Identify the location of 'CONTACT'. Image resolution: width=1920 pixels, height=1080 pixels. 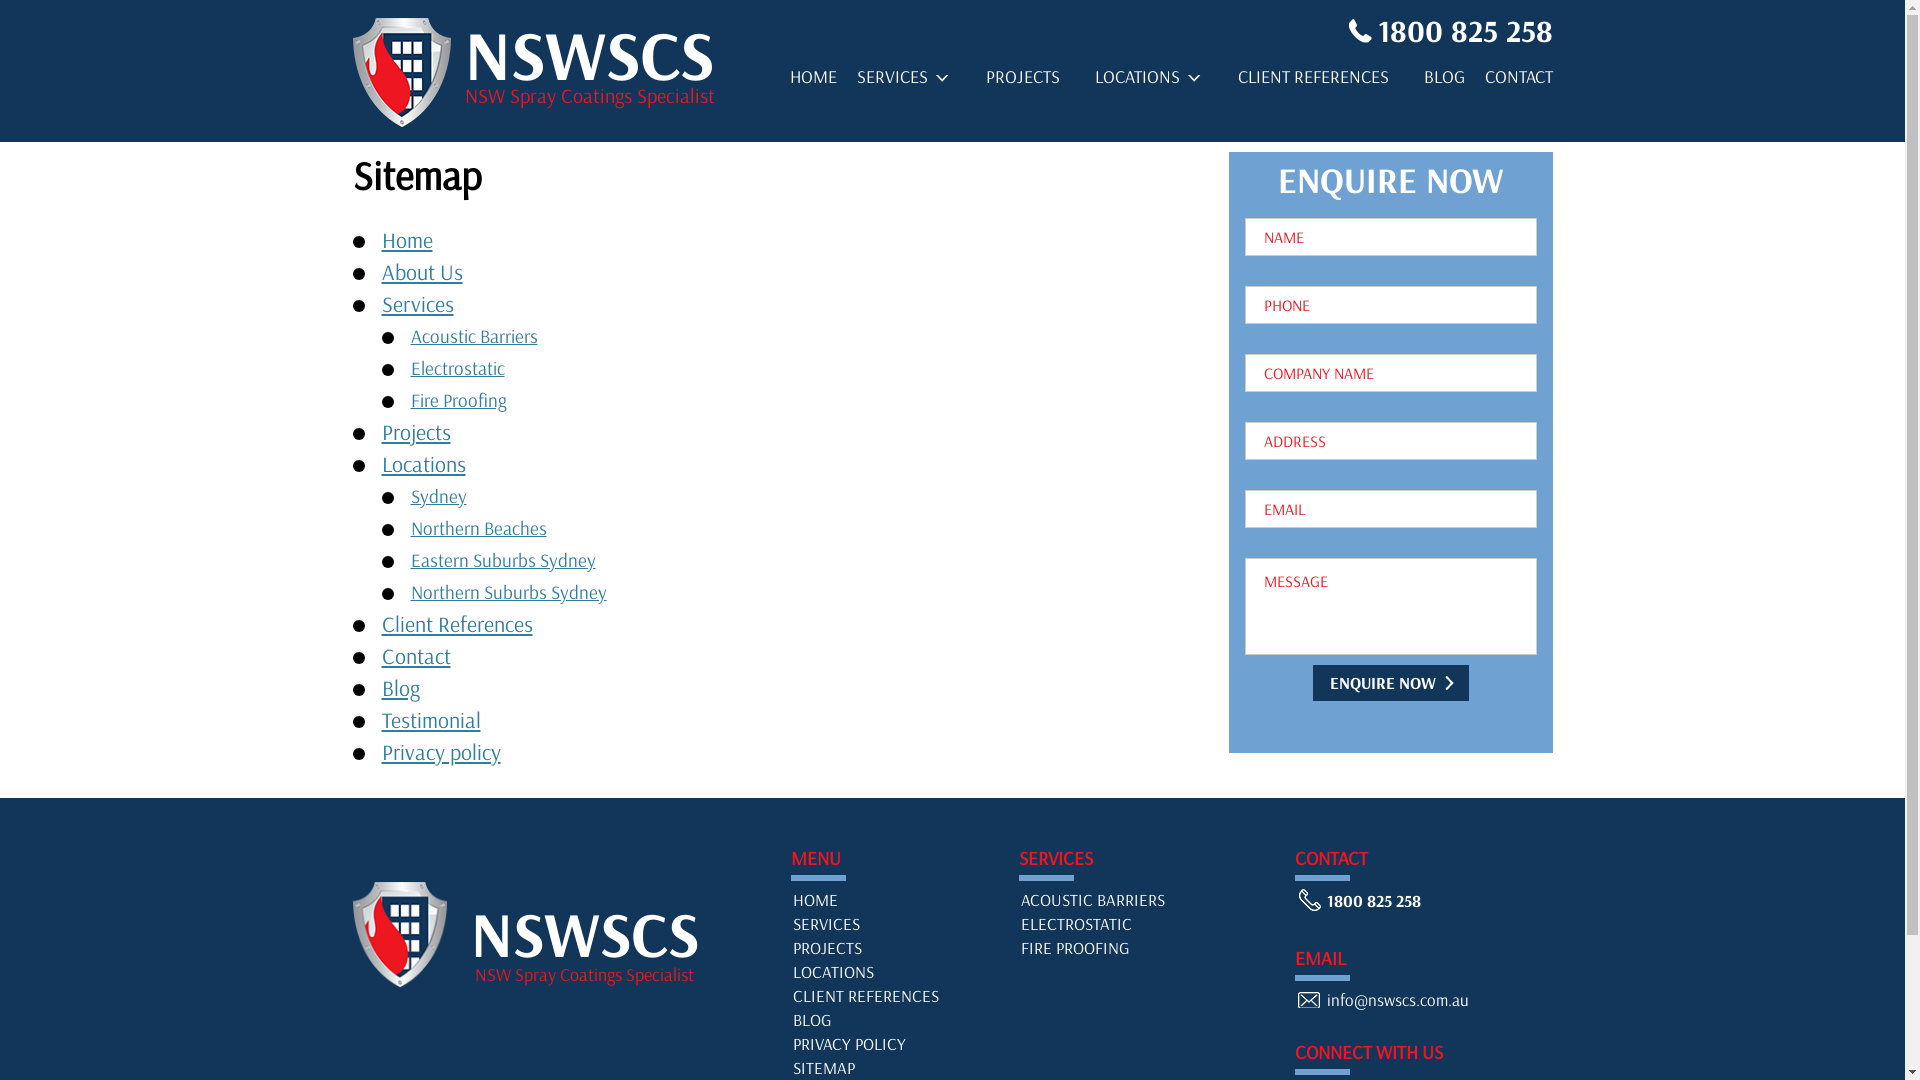
(1517, 78).